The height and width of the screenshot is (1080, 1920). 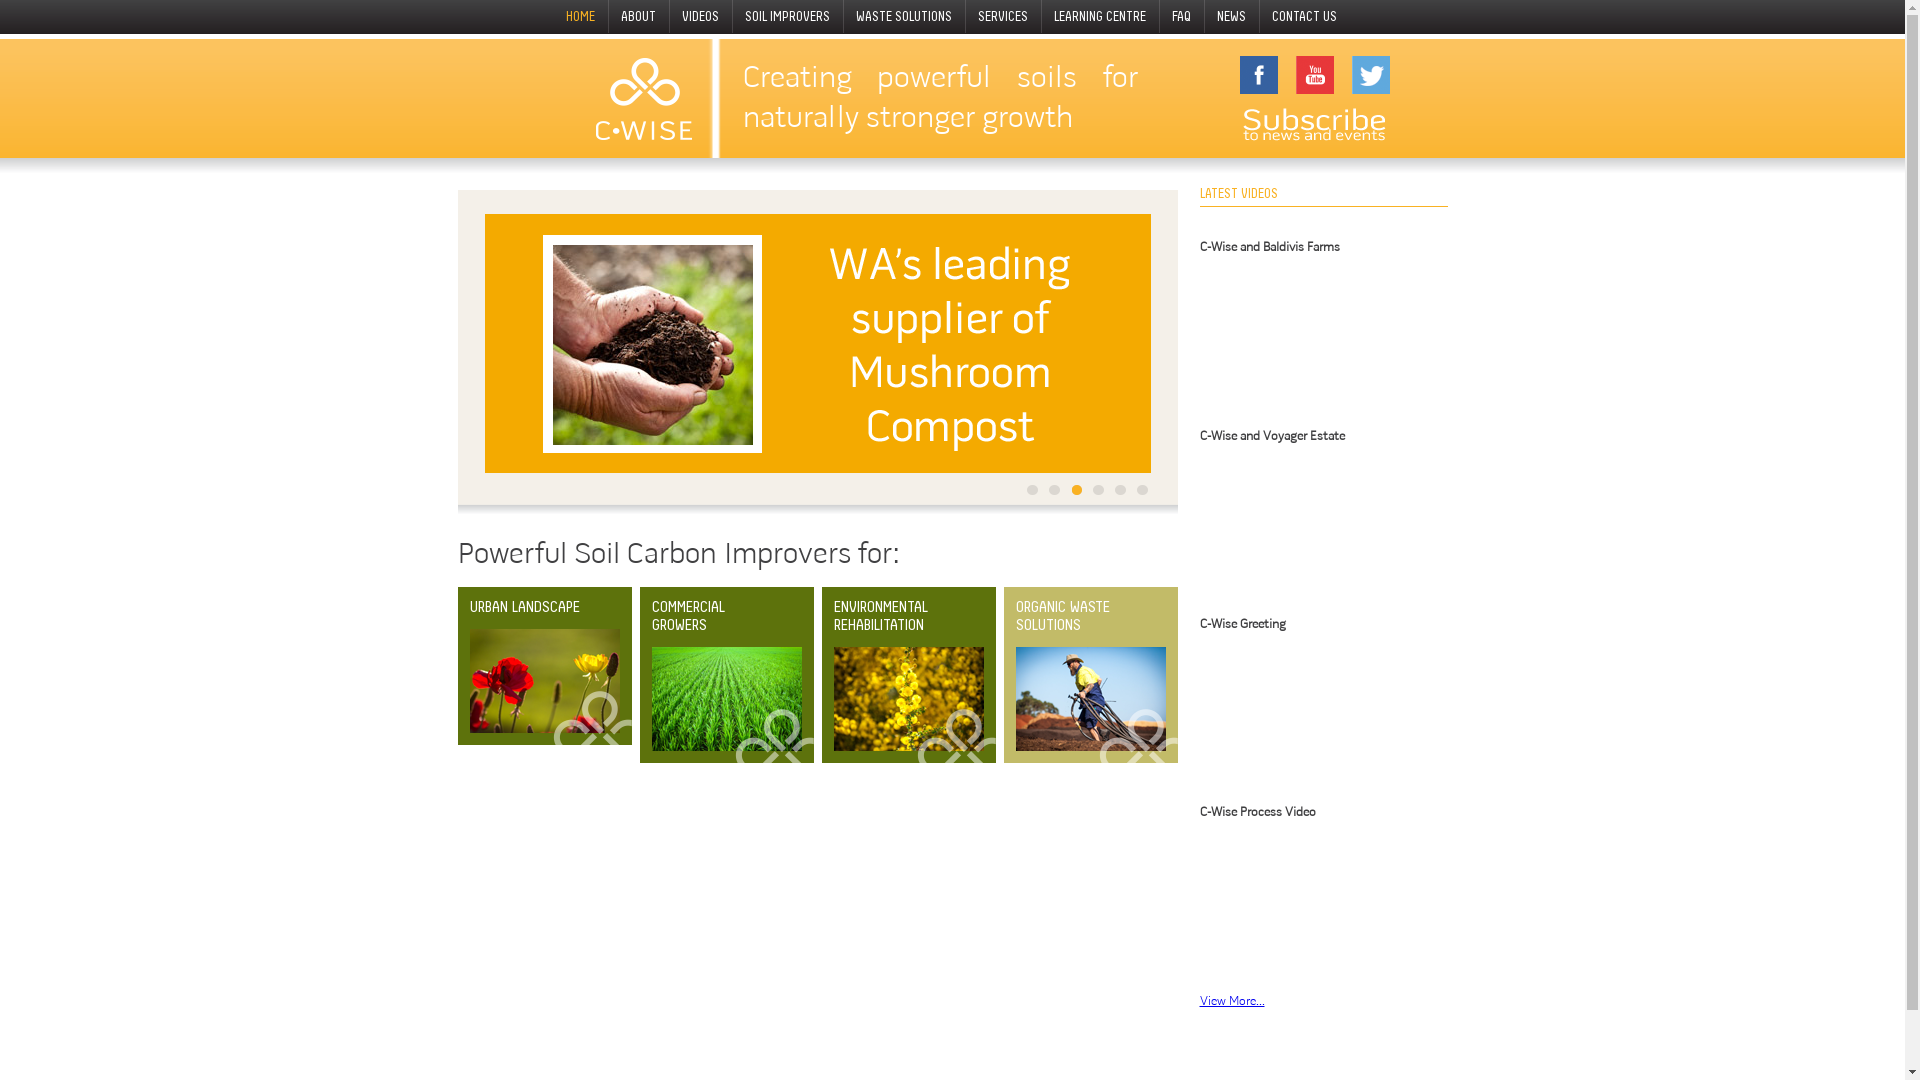 What do you see at coordinates (1231, 1001) in the screenshot?
I see `'View More...'` at bounding box center [1231, 1001].